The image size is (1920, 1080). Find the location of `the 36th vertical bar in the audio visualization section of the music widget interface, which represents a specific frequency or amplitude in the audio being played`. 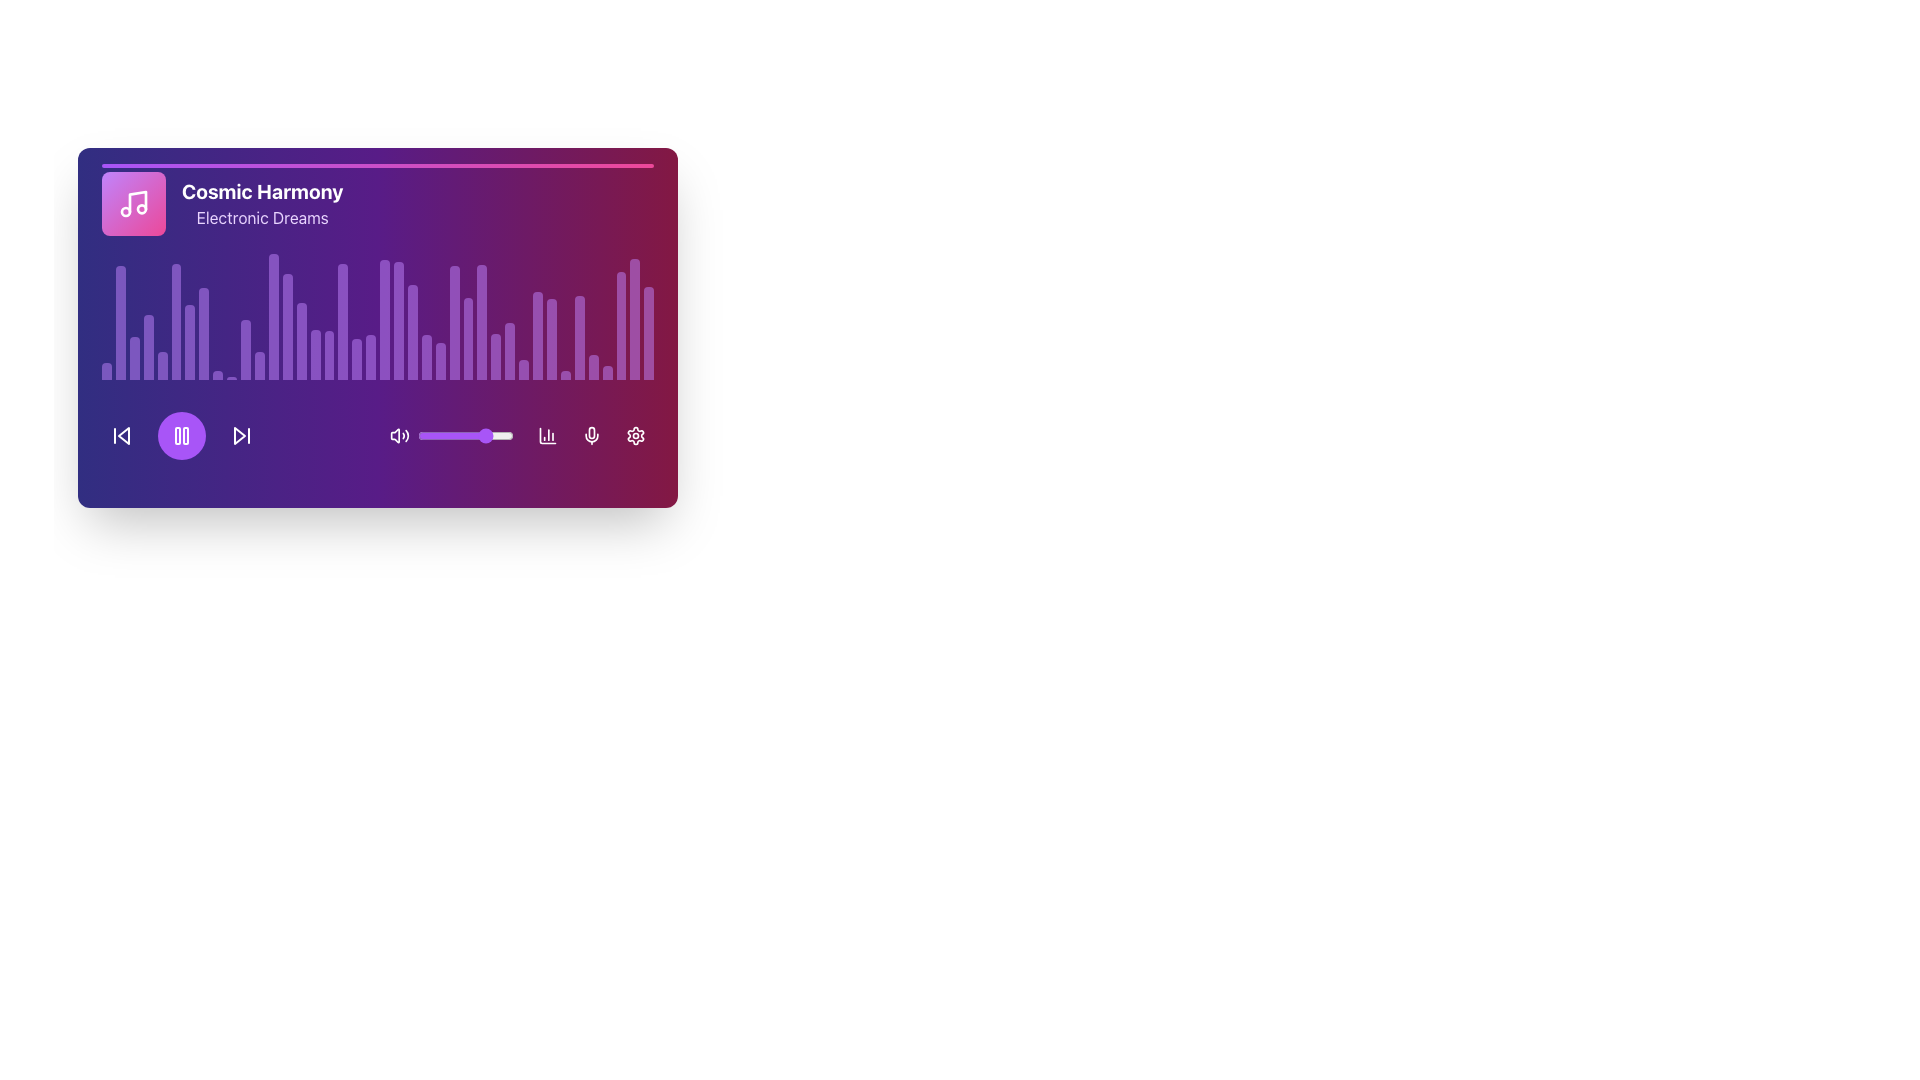

the 36th vertical bar in the audio visualization section of the music widget interface, which represents a specific frequency or amplitude in the audio being played is located at coordinates (552, 338).